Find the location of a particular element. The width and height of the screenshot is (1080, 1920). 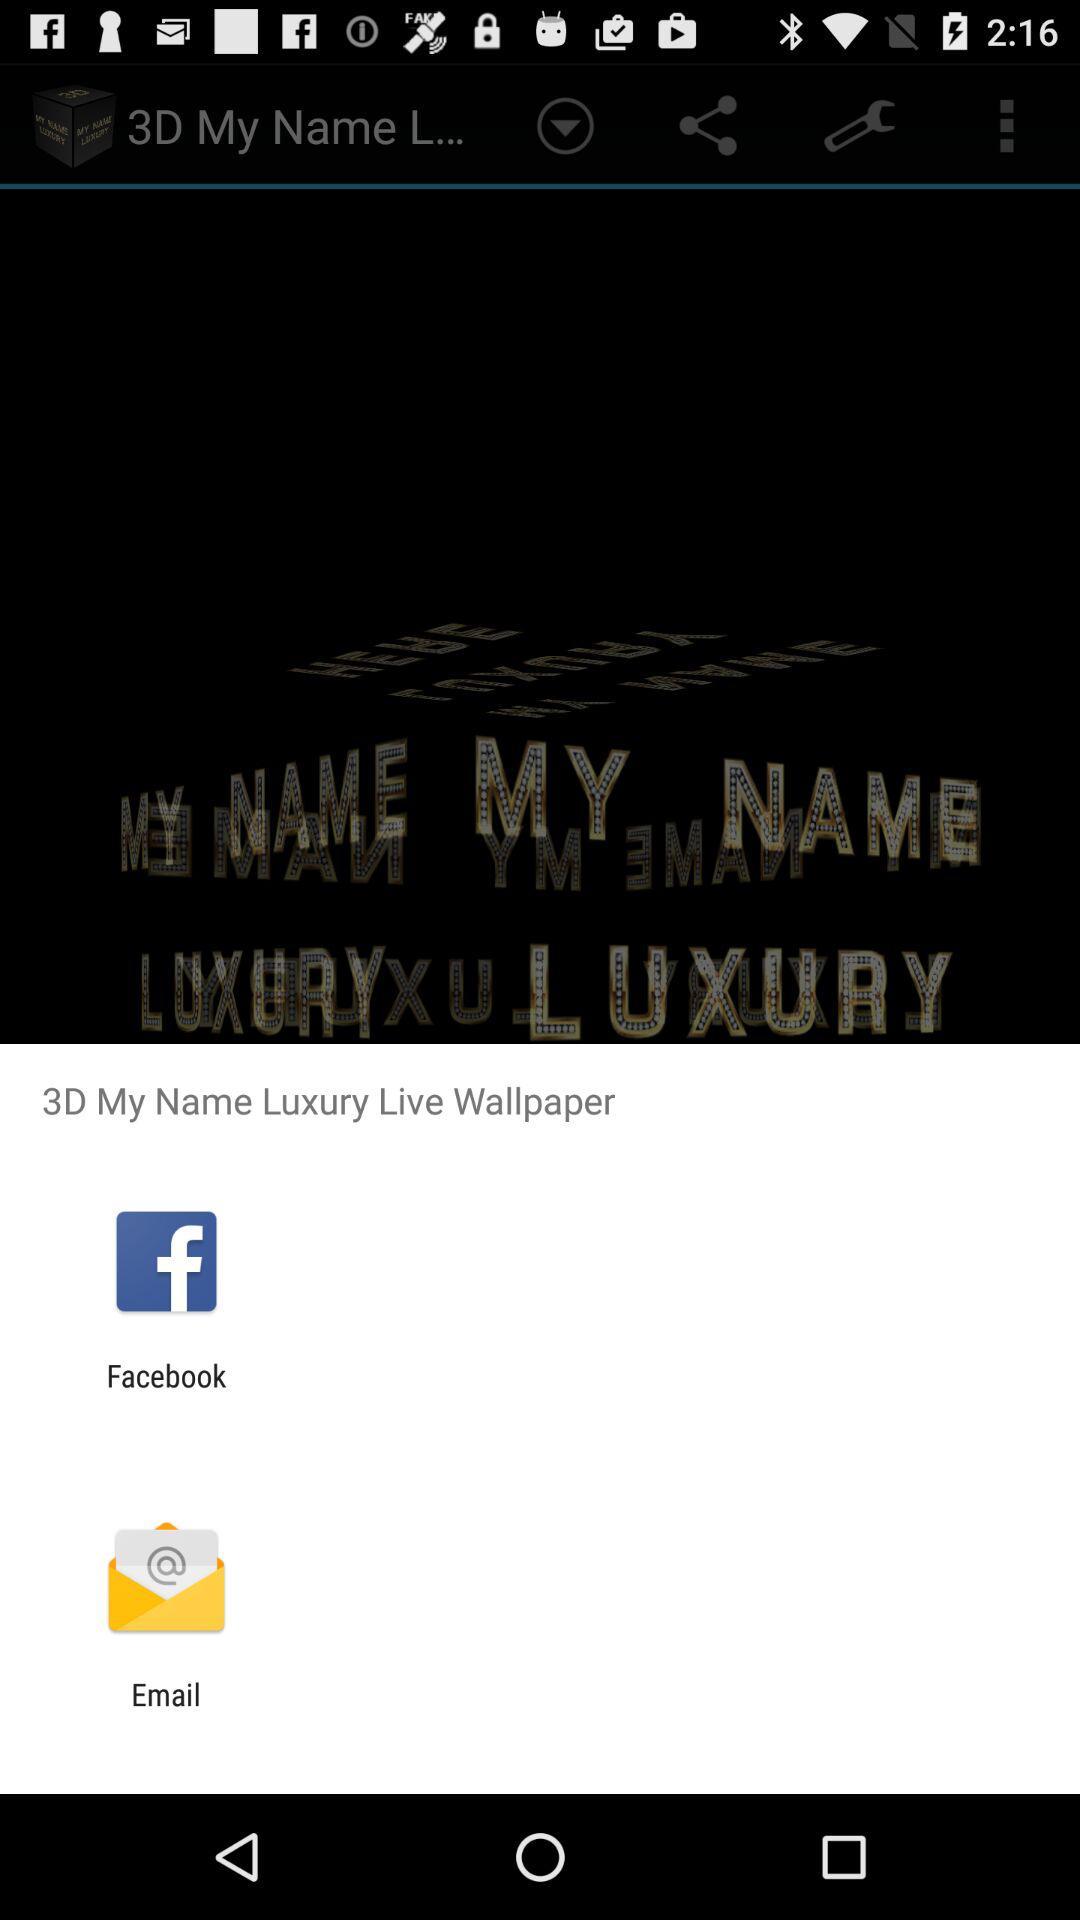

facebook app is located at coordinates (165, 1392).